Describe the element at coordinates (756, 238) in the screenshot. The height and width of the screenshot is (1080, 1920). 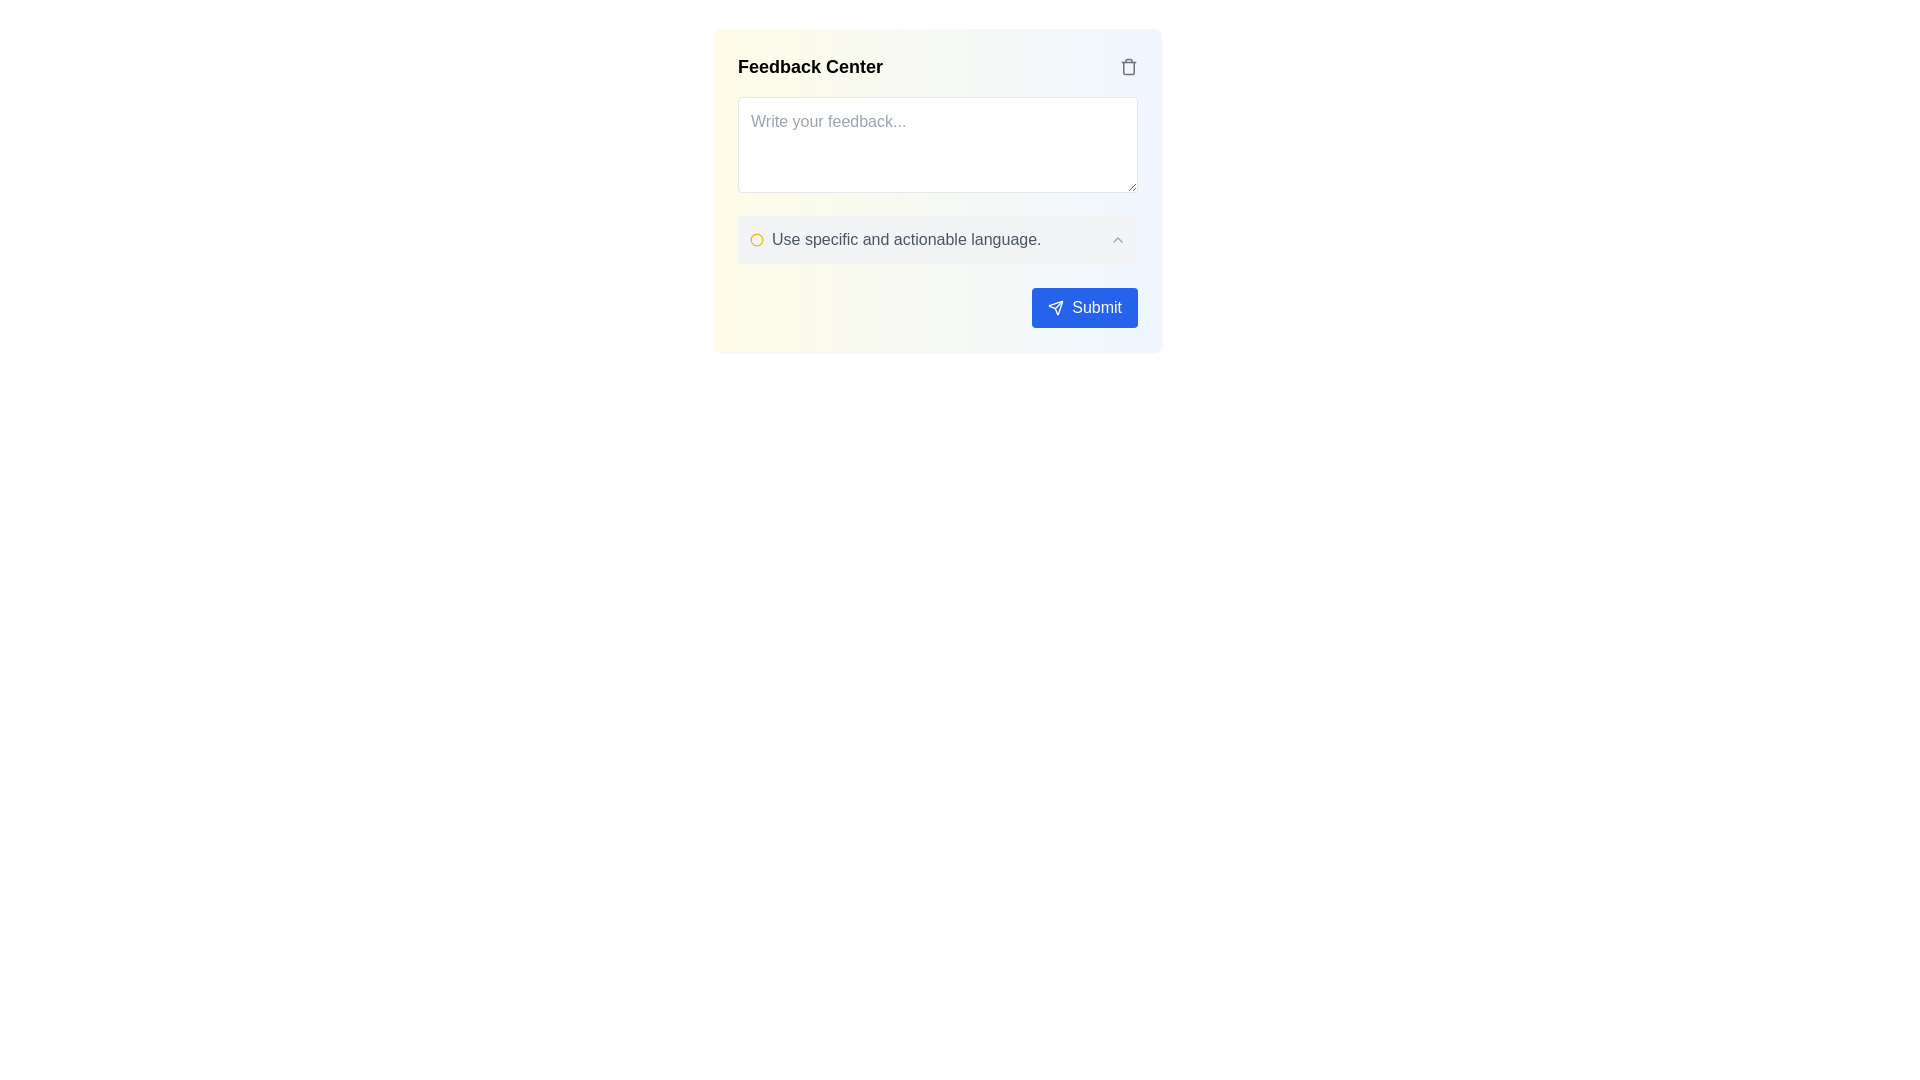
I see `the decorative SVG Circle located inside the 'Feedback Center' component, which is positioned to the left of the checkbox labeled 'Use specific and actionable language.'` at that location.